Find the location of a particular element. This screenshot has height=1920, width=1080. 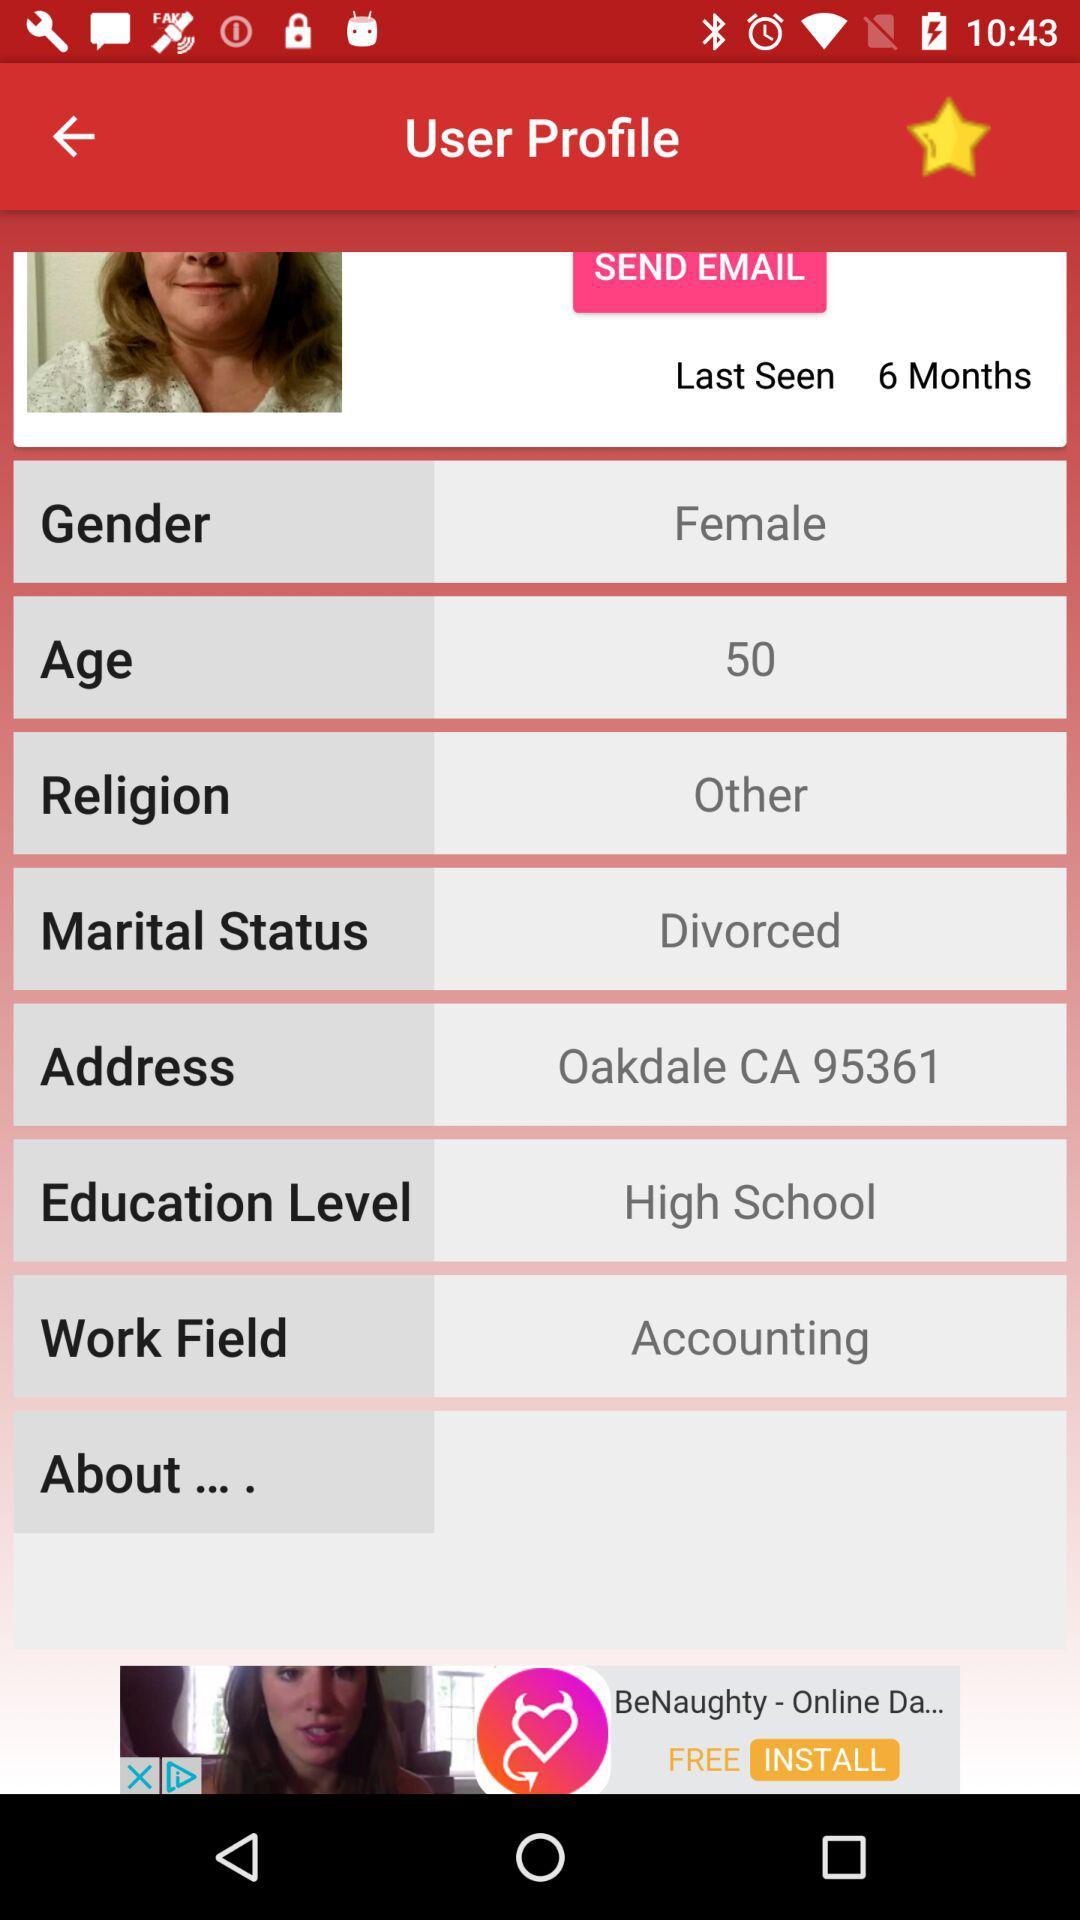

the symbol which is to the right of user profile is located at coordinates (947, 135).